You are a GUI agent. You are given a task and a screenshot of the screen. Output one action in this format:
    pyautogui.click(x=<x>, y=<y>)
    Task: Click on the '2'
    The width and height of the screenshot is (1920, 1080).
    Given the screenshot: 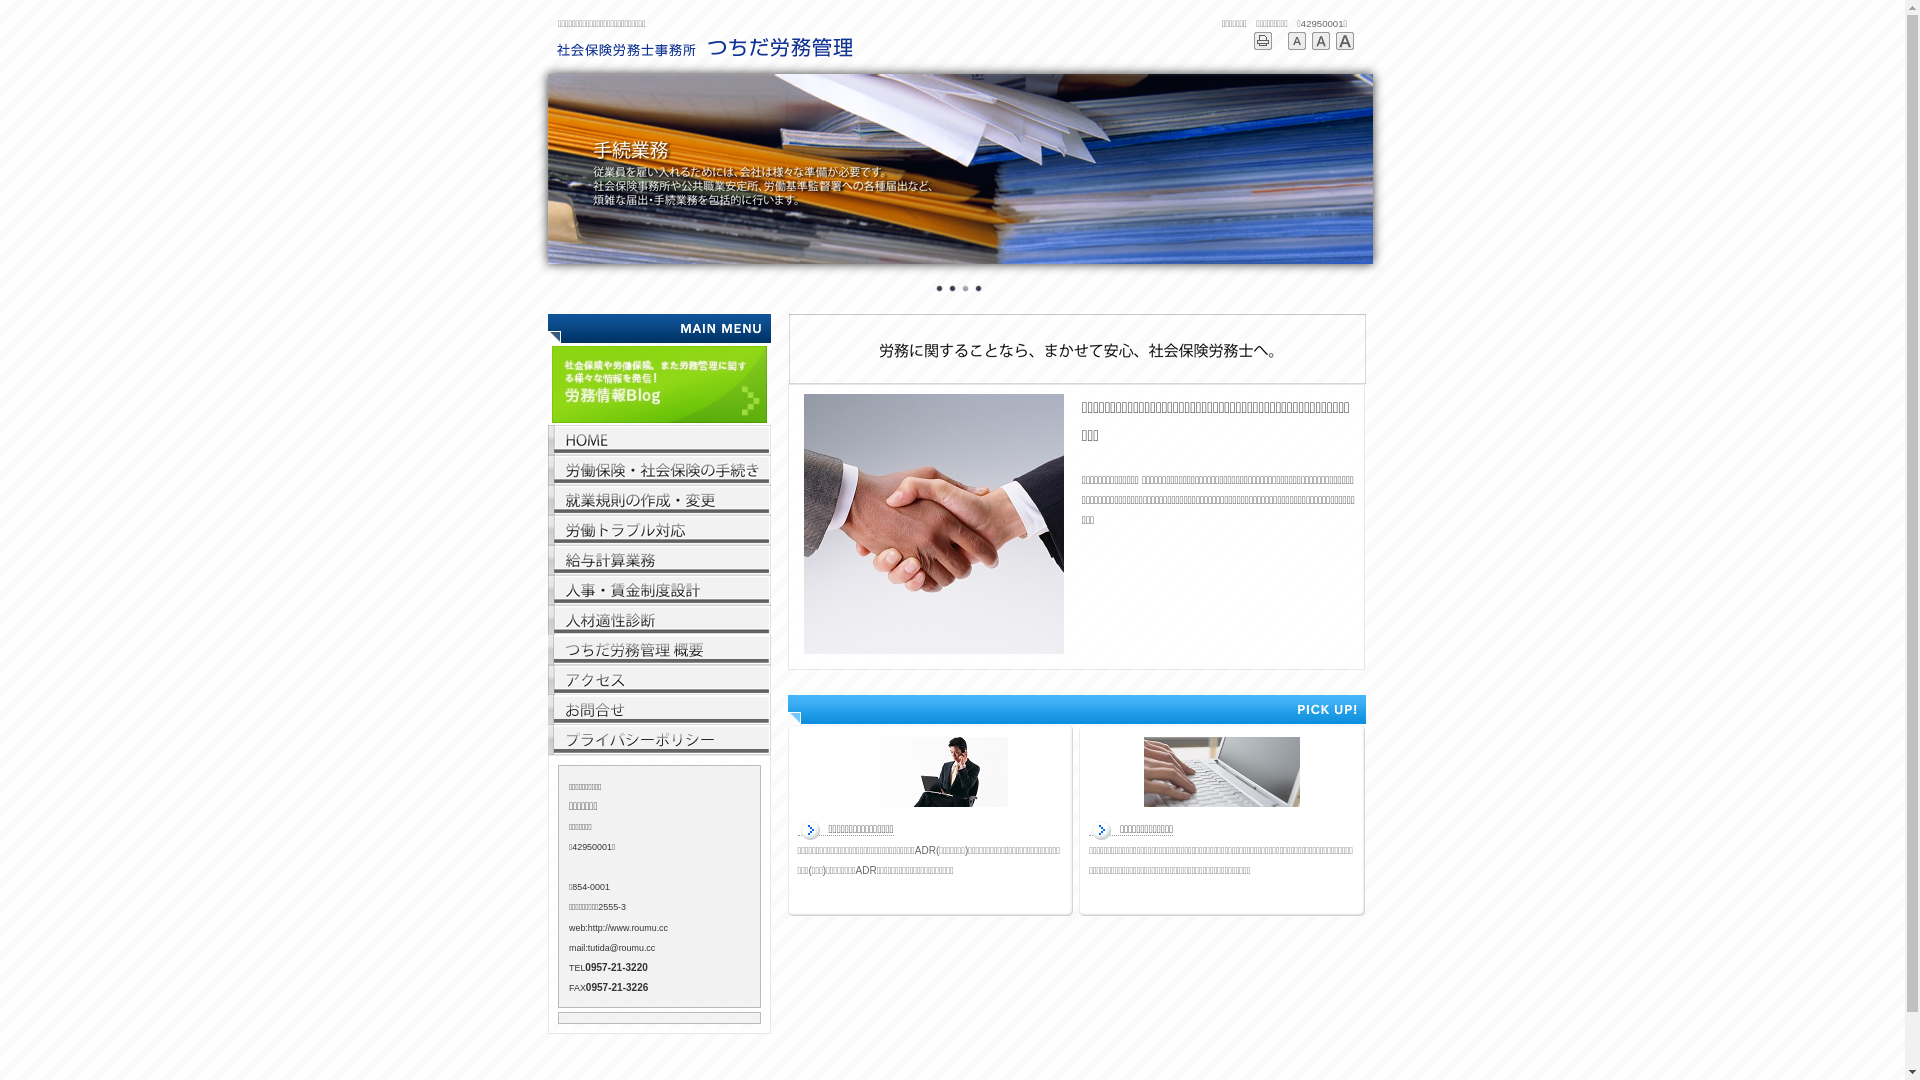 What is the action you would take?
    pyautogui.click(x=947, y=289)
    